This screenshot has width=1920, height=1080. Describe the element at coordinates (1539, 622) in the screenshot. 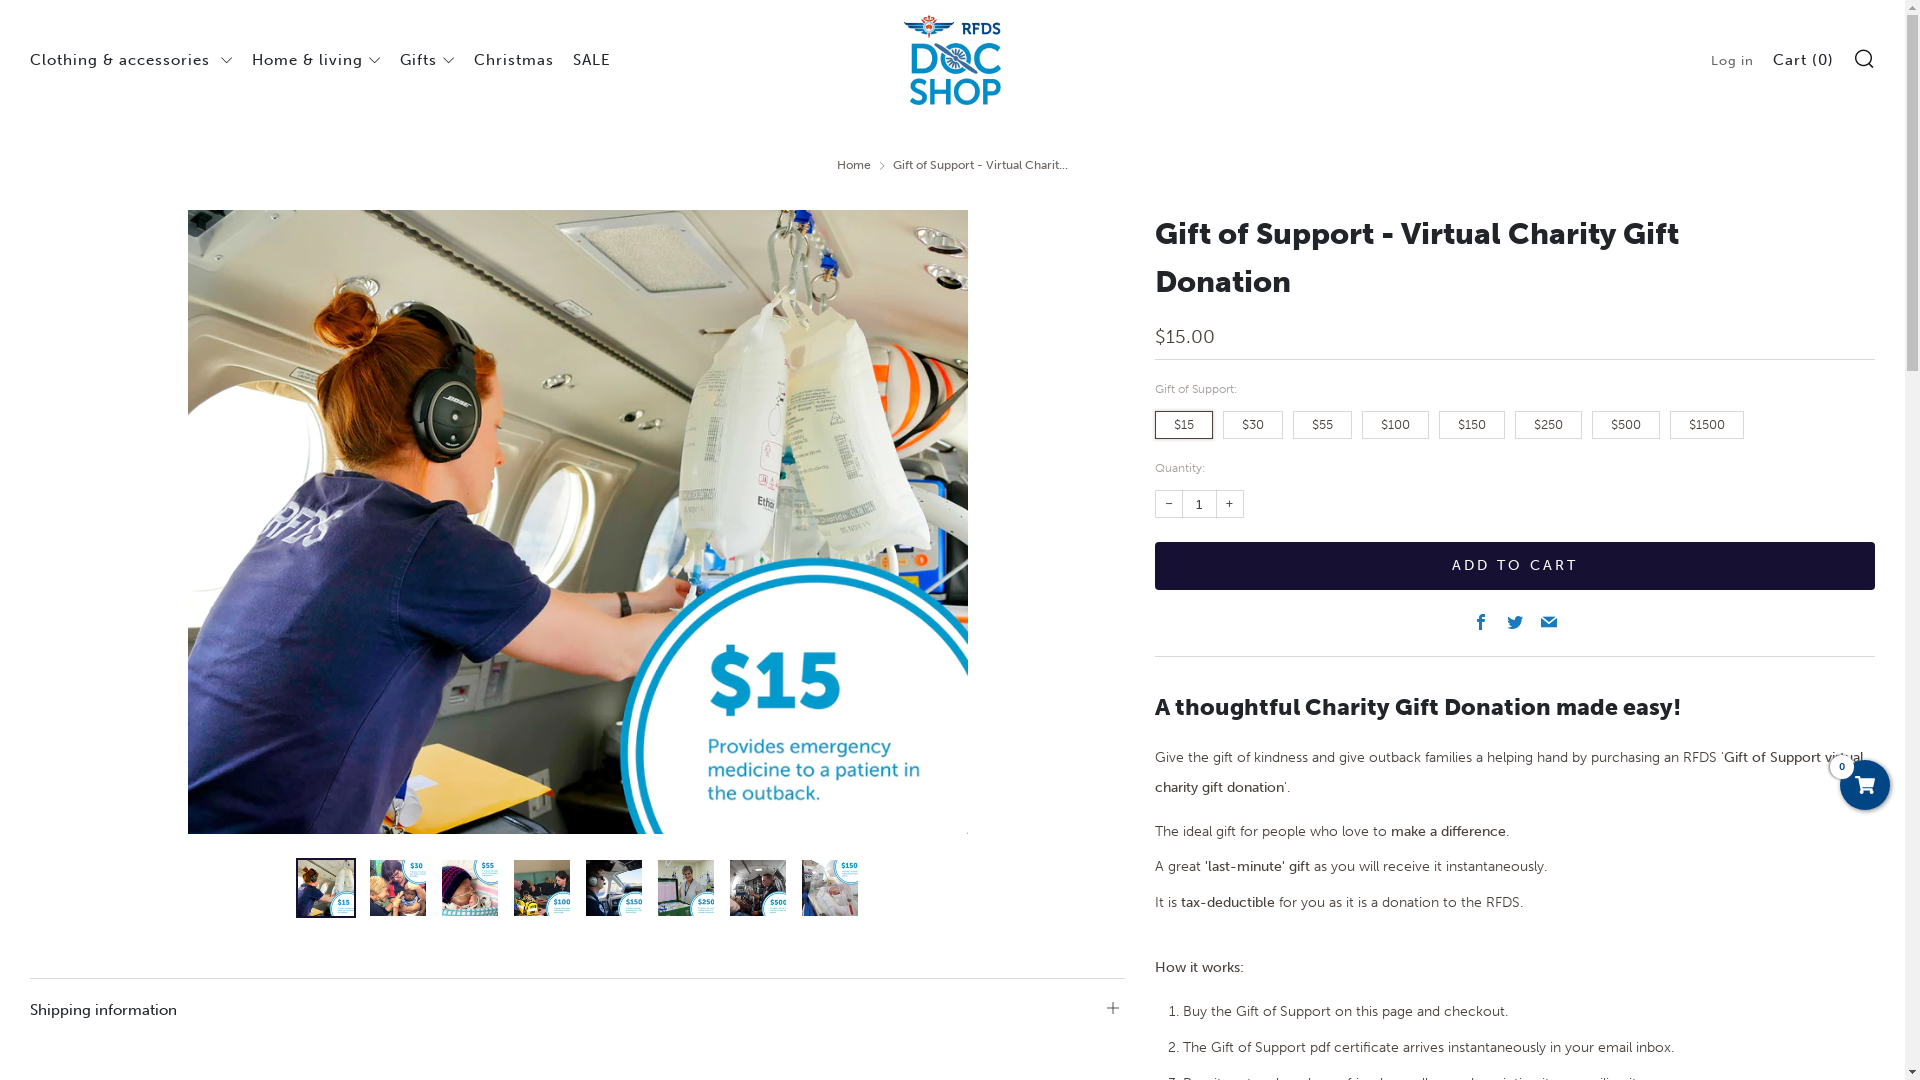

I see `'Email'` at that location.